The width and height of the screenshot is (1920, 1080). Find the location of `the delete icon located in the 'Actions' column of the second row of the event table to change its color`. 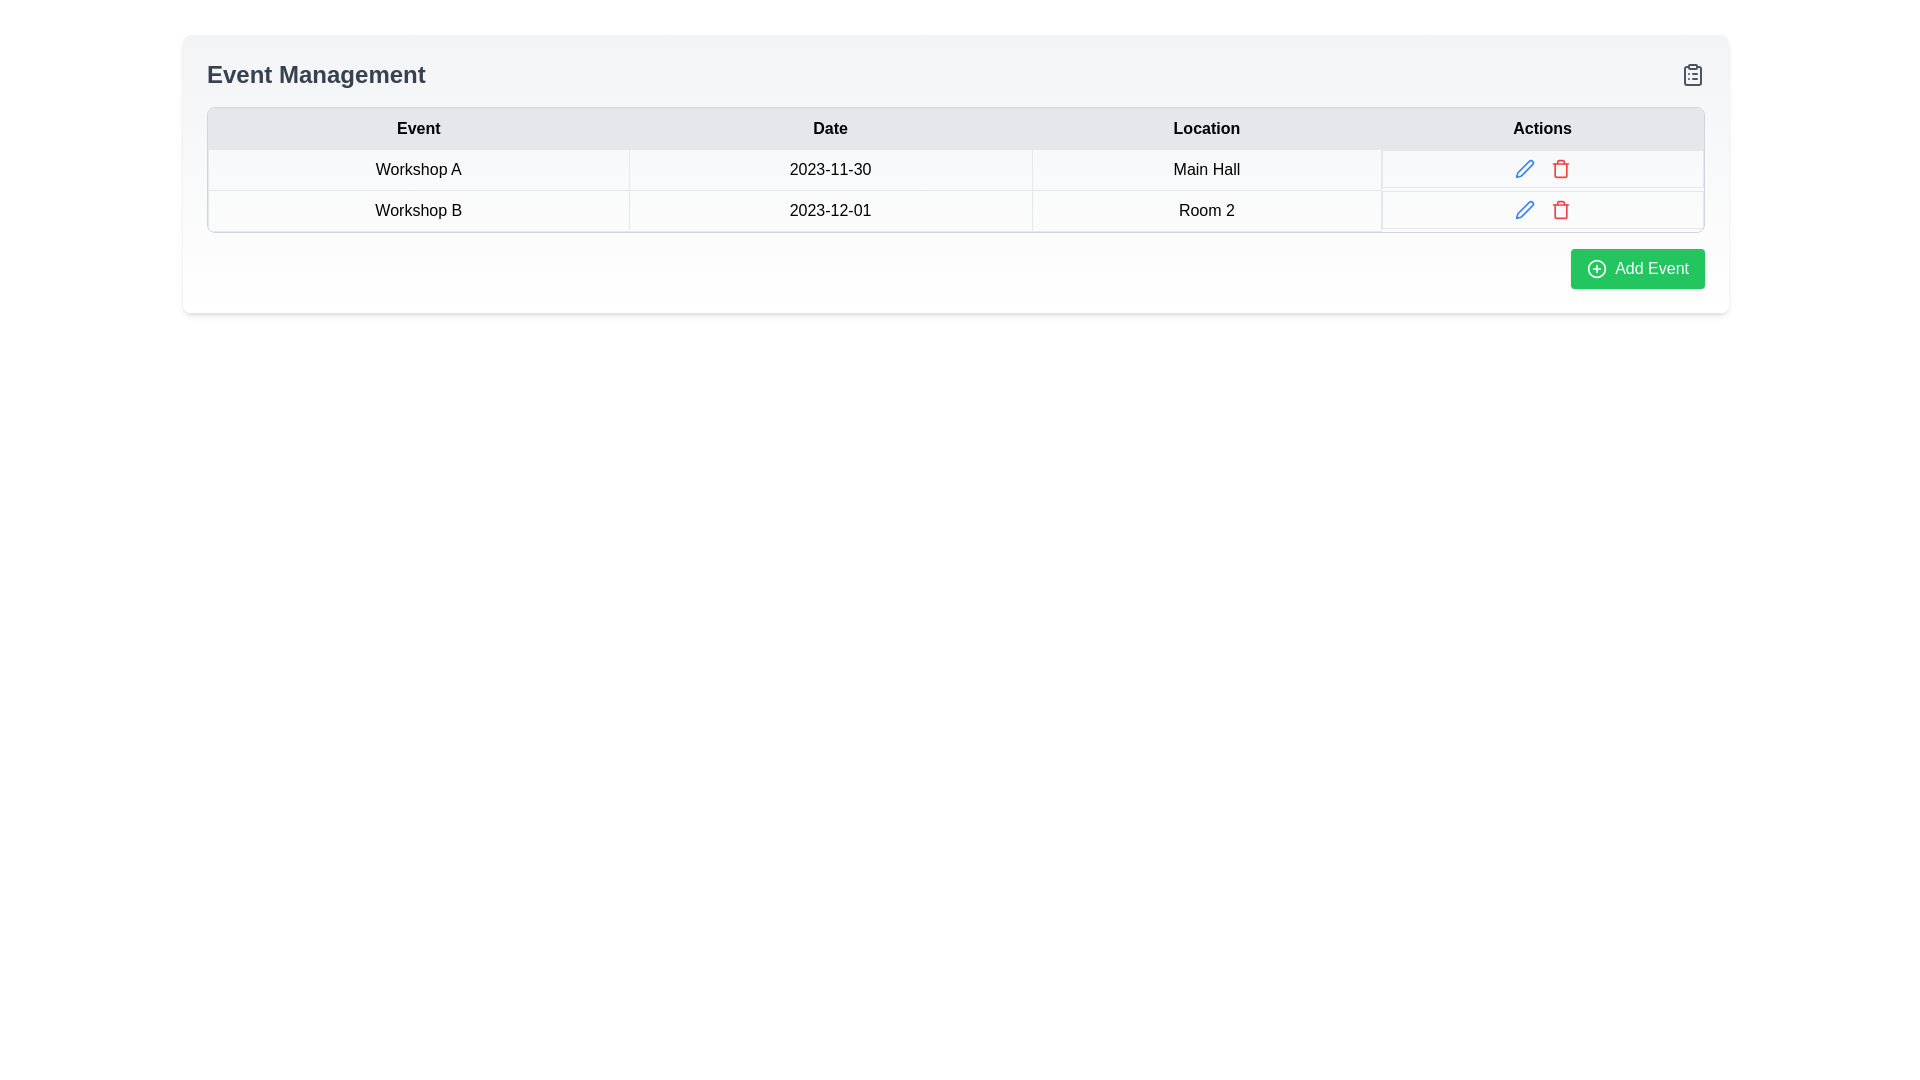

the delete icon located in the 'Actions' column of the second row of the event table to change its color is located at coordinates (1559, 168).